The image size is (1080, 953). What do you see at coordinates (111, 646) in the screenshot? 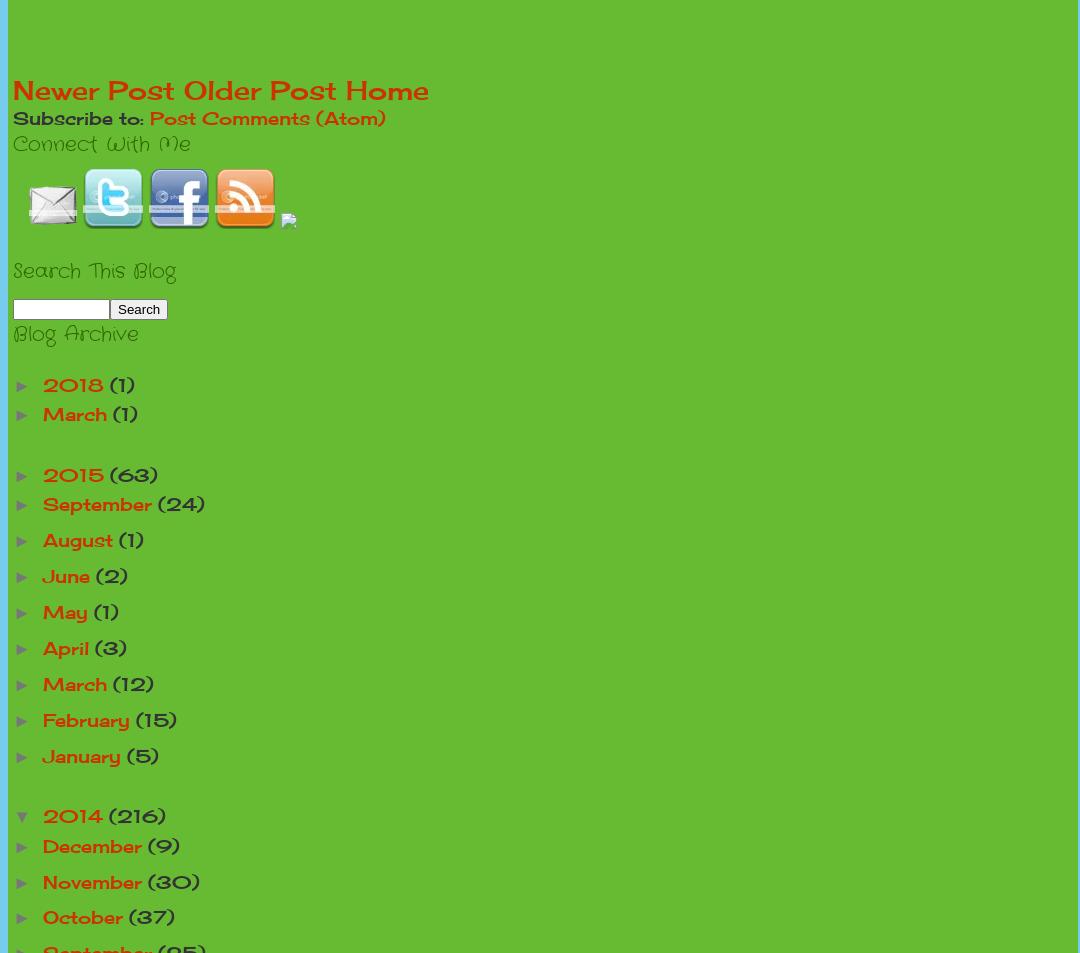
I see `'(3)'` at bounding box center [111, 646].